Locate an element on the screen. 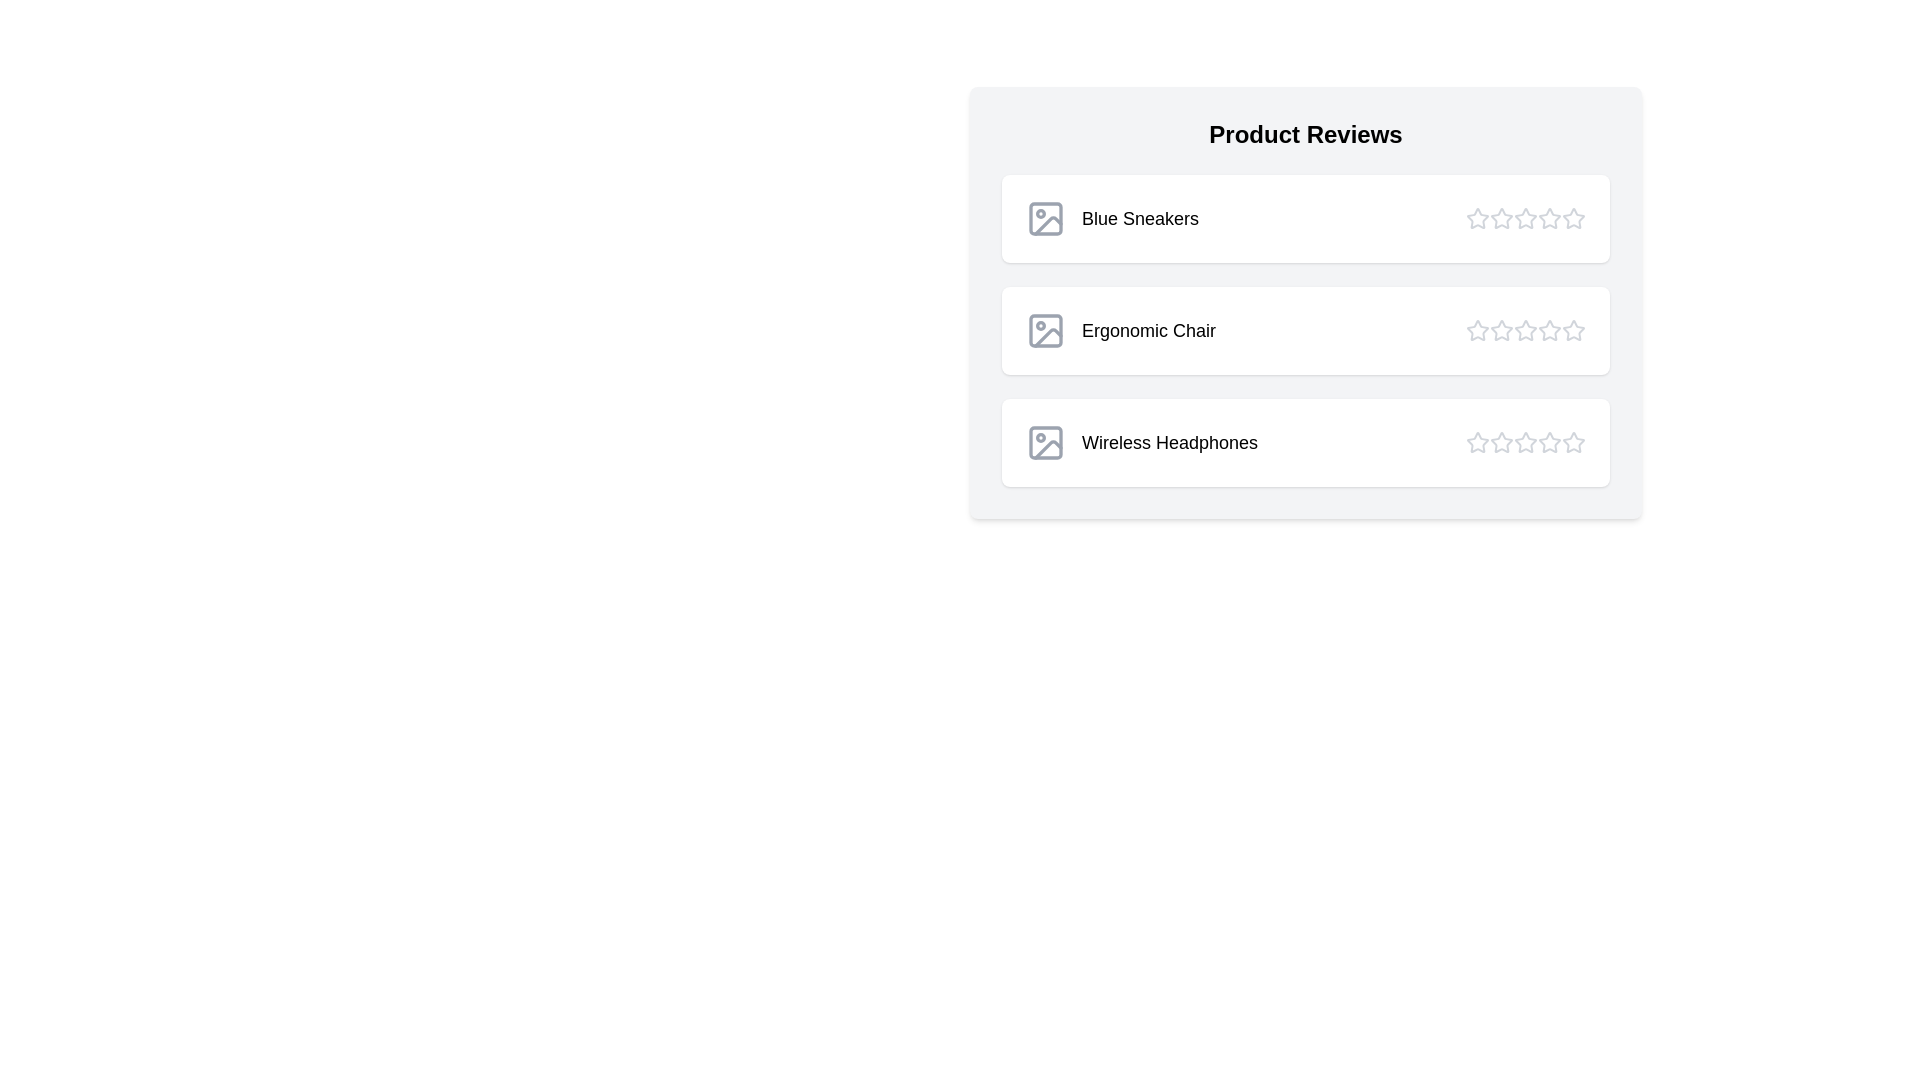 This screenshot has height=1080, width=1920. the star corresponding to 1 stars for the product Wireless Headphones is located at coordinates (1478, 442).